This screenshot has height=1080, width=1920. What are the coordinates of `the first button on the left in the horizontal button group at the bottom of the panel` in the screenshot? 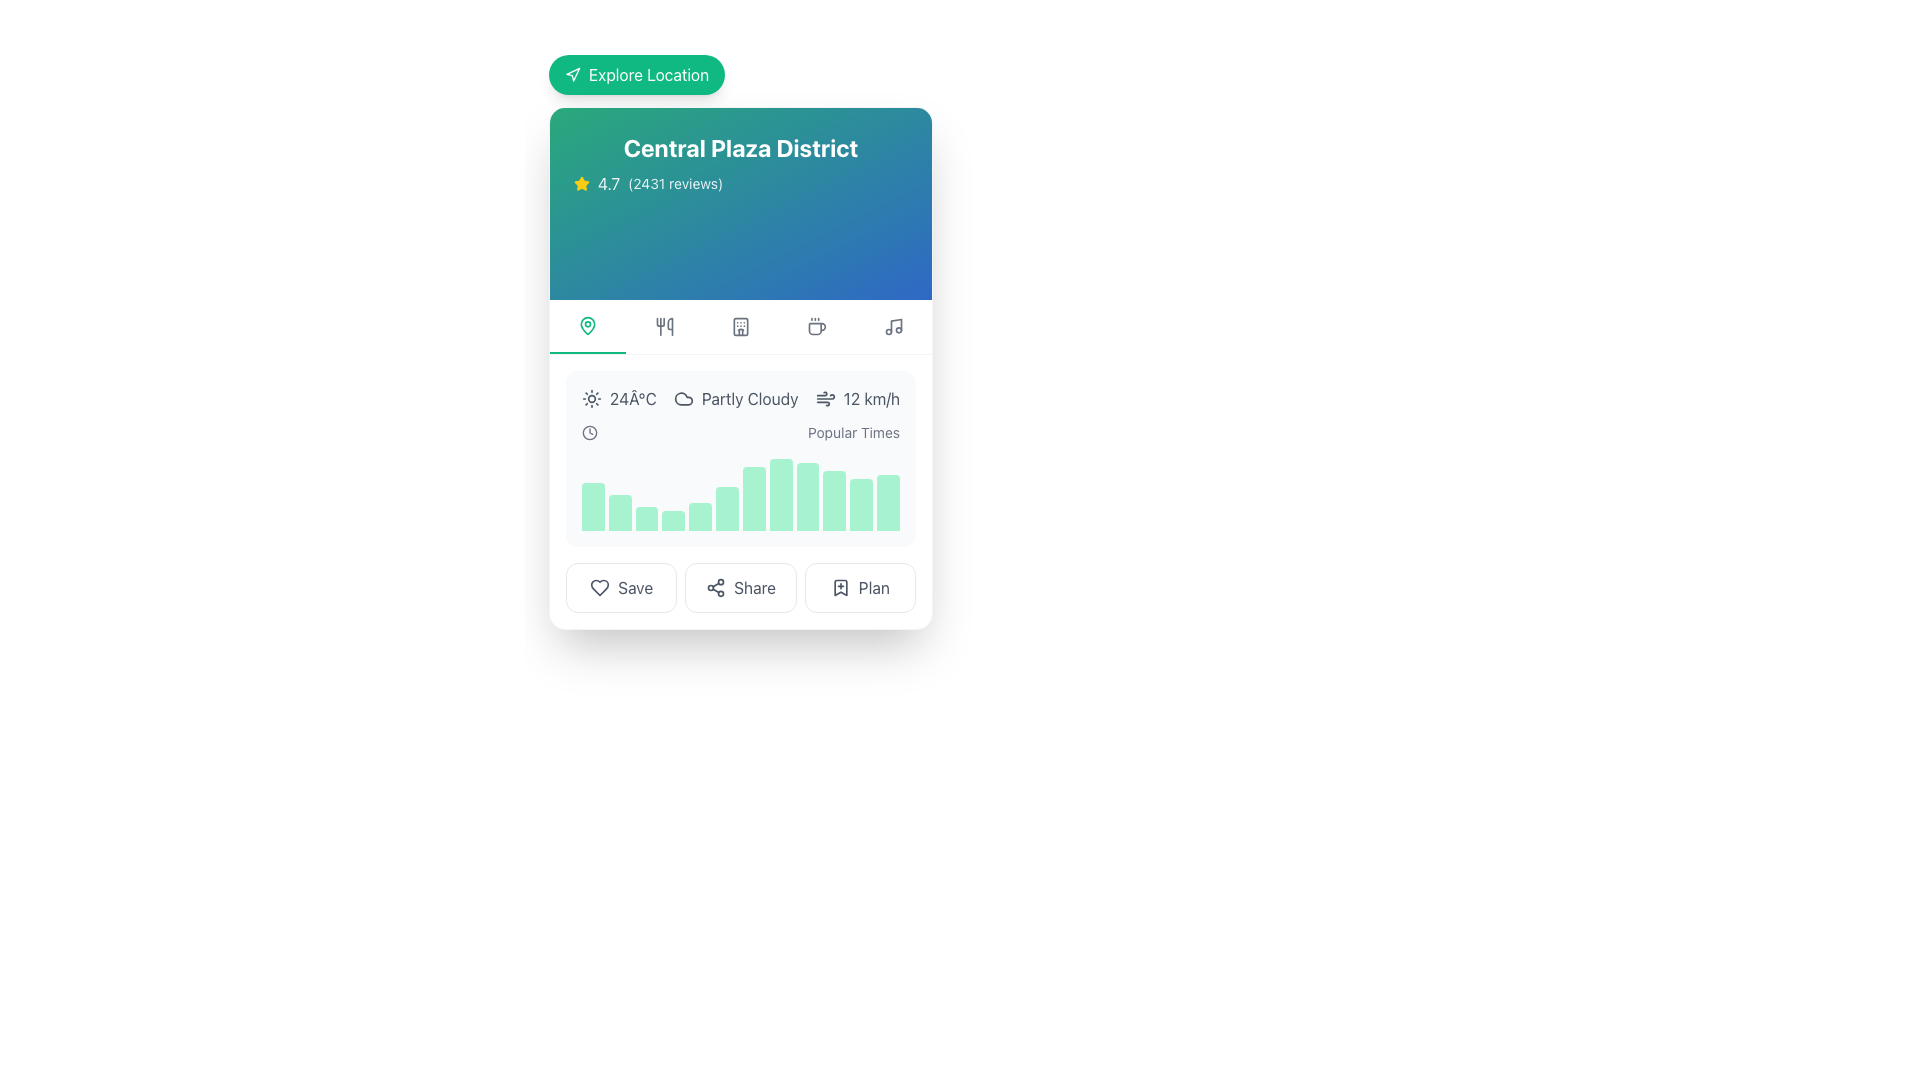 It's located at (620, 586).